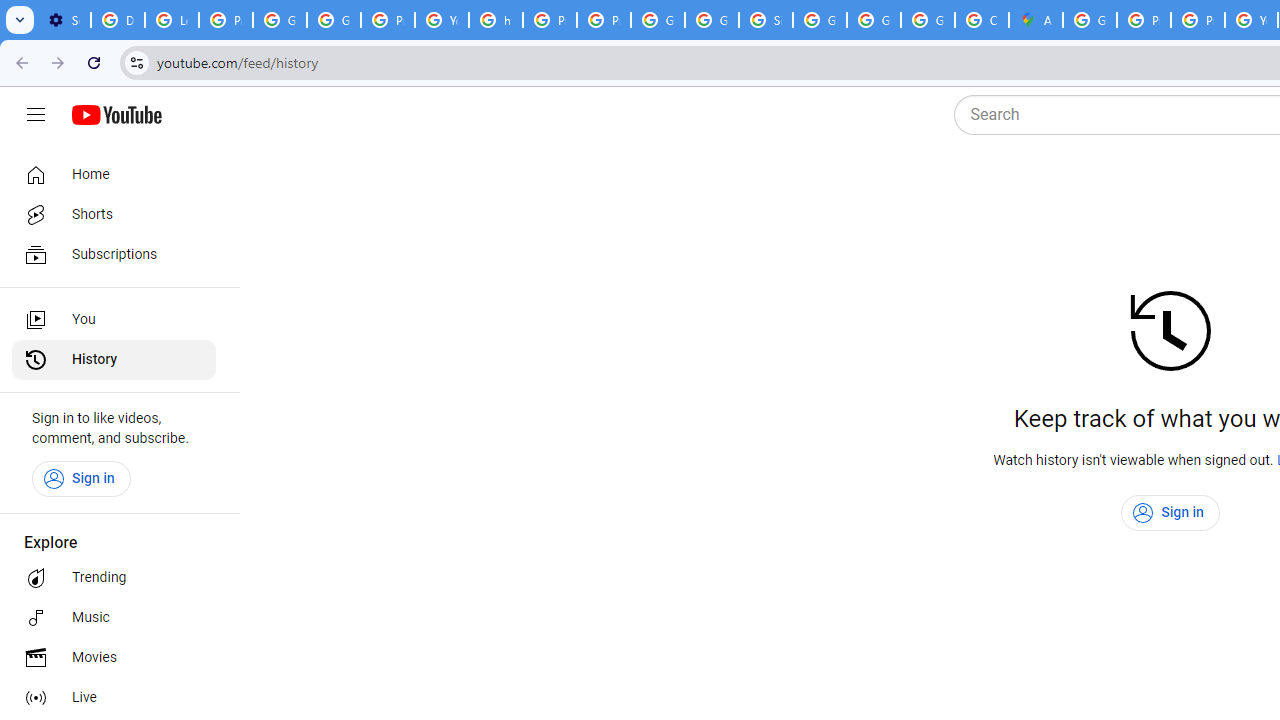 Image resolution: width=1280 pixels, height=720 pixels. I want to click on 'Create your Google Account', so click(981, 20).